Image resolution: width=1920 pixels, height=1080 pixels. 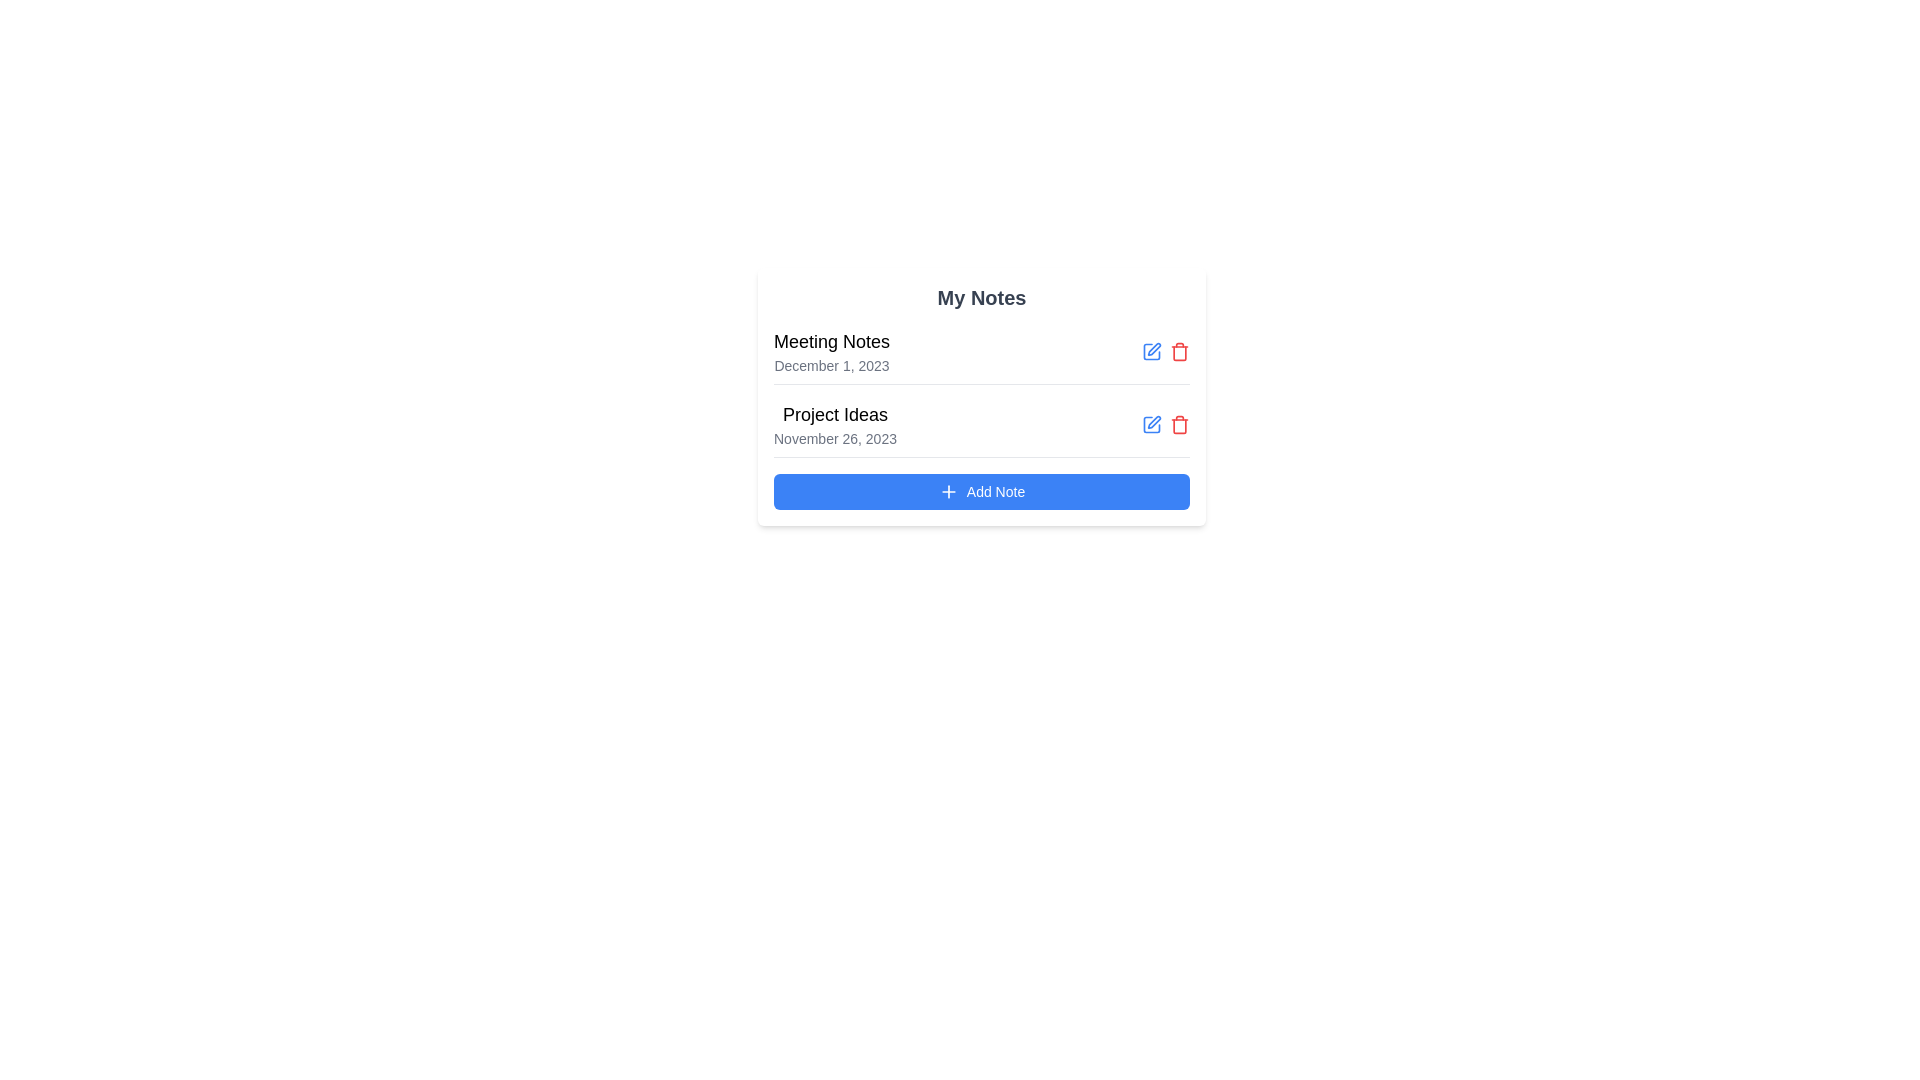 I want to click on the addition icon located to the left of the blue 'Add Note' button at the bottom of the 'My Notes' card, so click(x=947, y=492).